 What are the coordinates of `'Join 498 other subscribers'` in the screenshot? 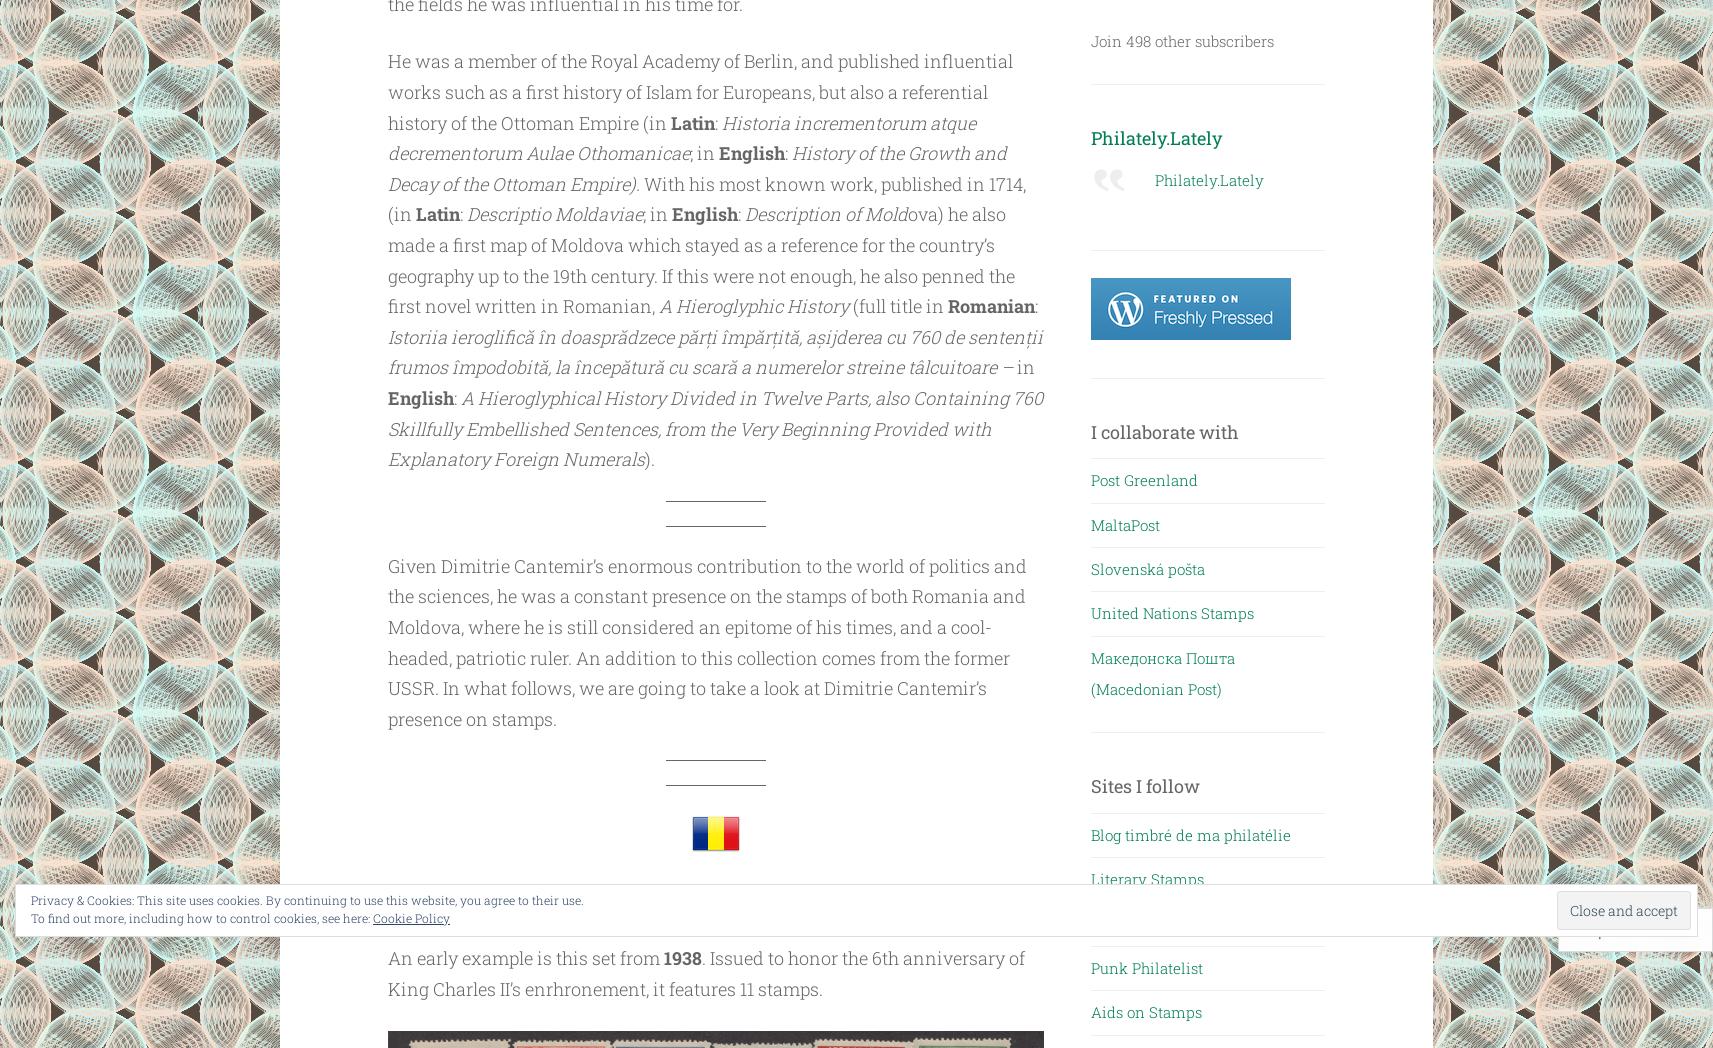 It's located at (1088, 39).